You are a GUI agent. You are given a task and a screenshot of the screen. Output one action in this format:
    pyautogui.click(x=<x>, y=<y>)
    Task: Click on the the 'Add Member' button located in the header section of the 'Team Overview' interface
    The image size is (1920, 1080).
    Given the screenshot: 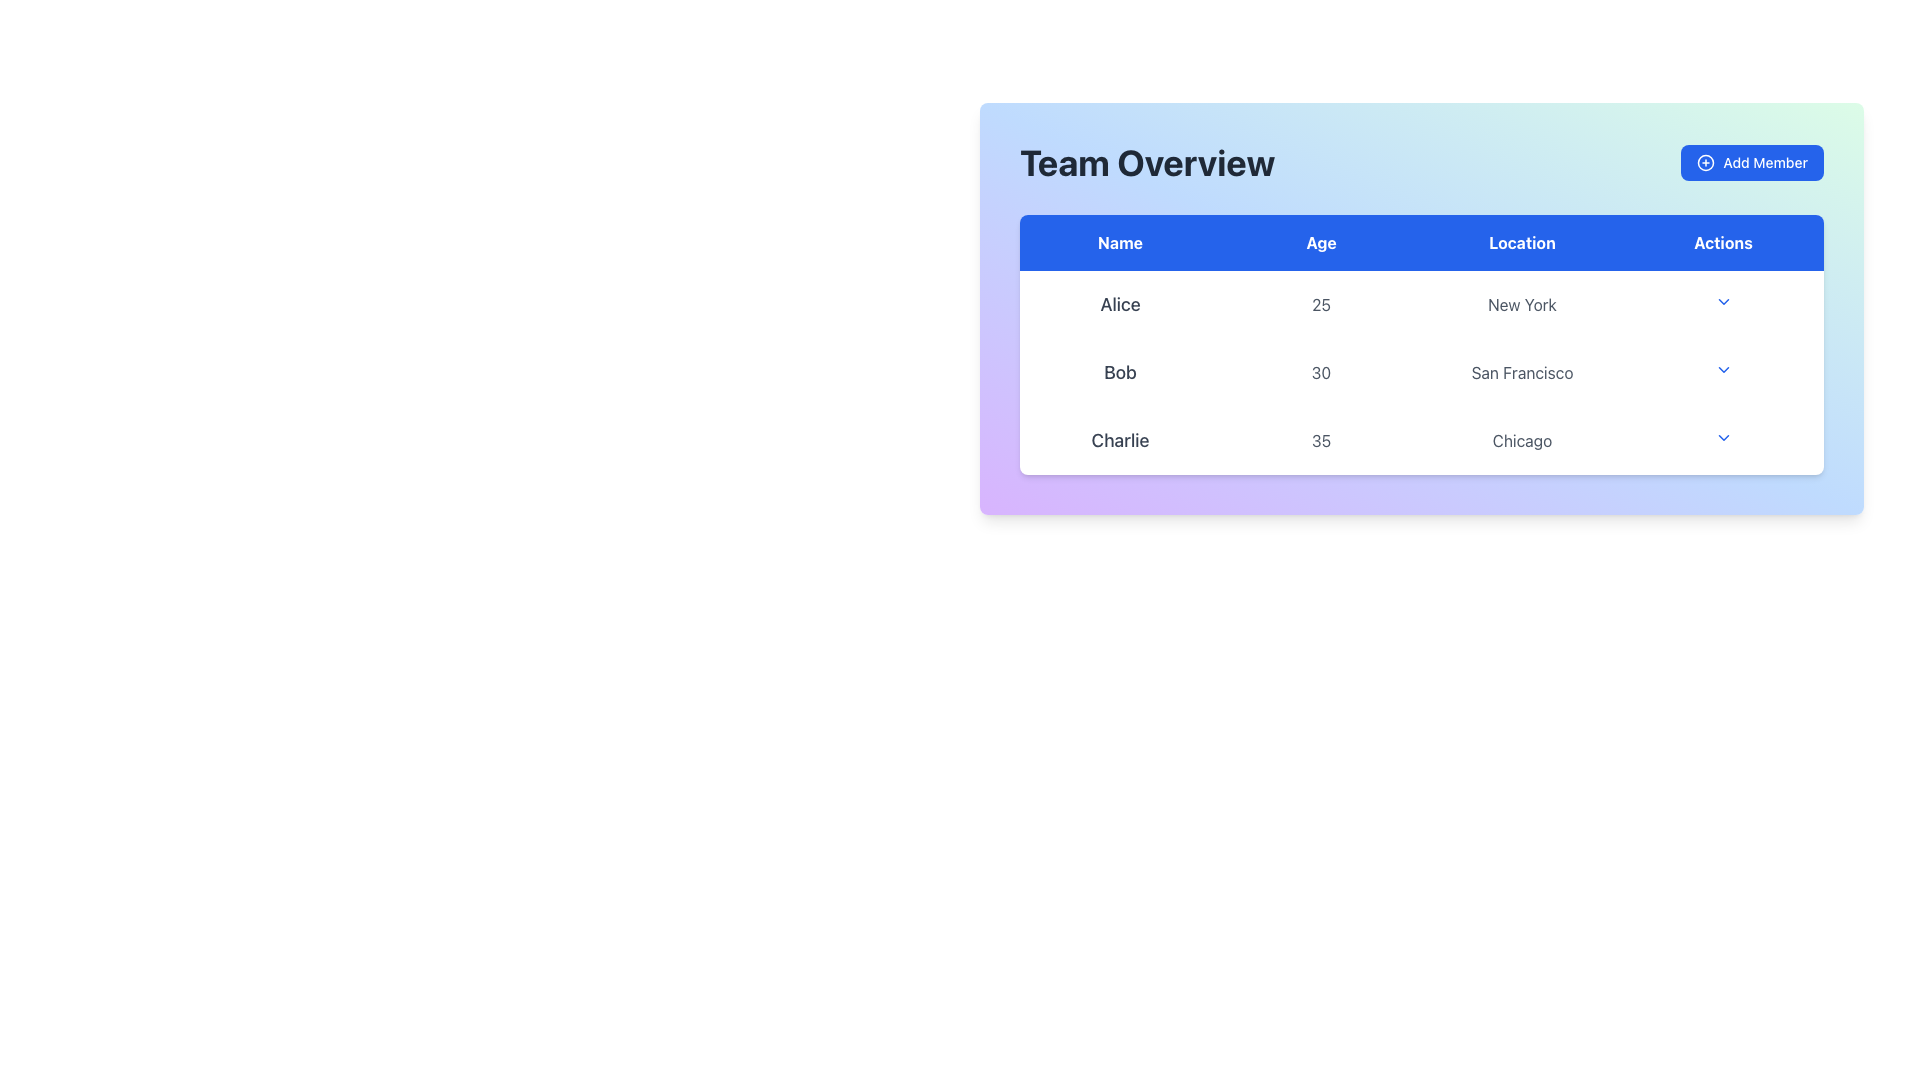 What is the action you would take?
    pyautogui.click(x=1751, y=161)
    